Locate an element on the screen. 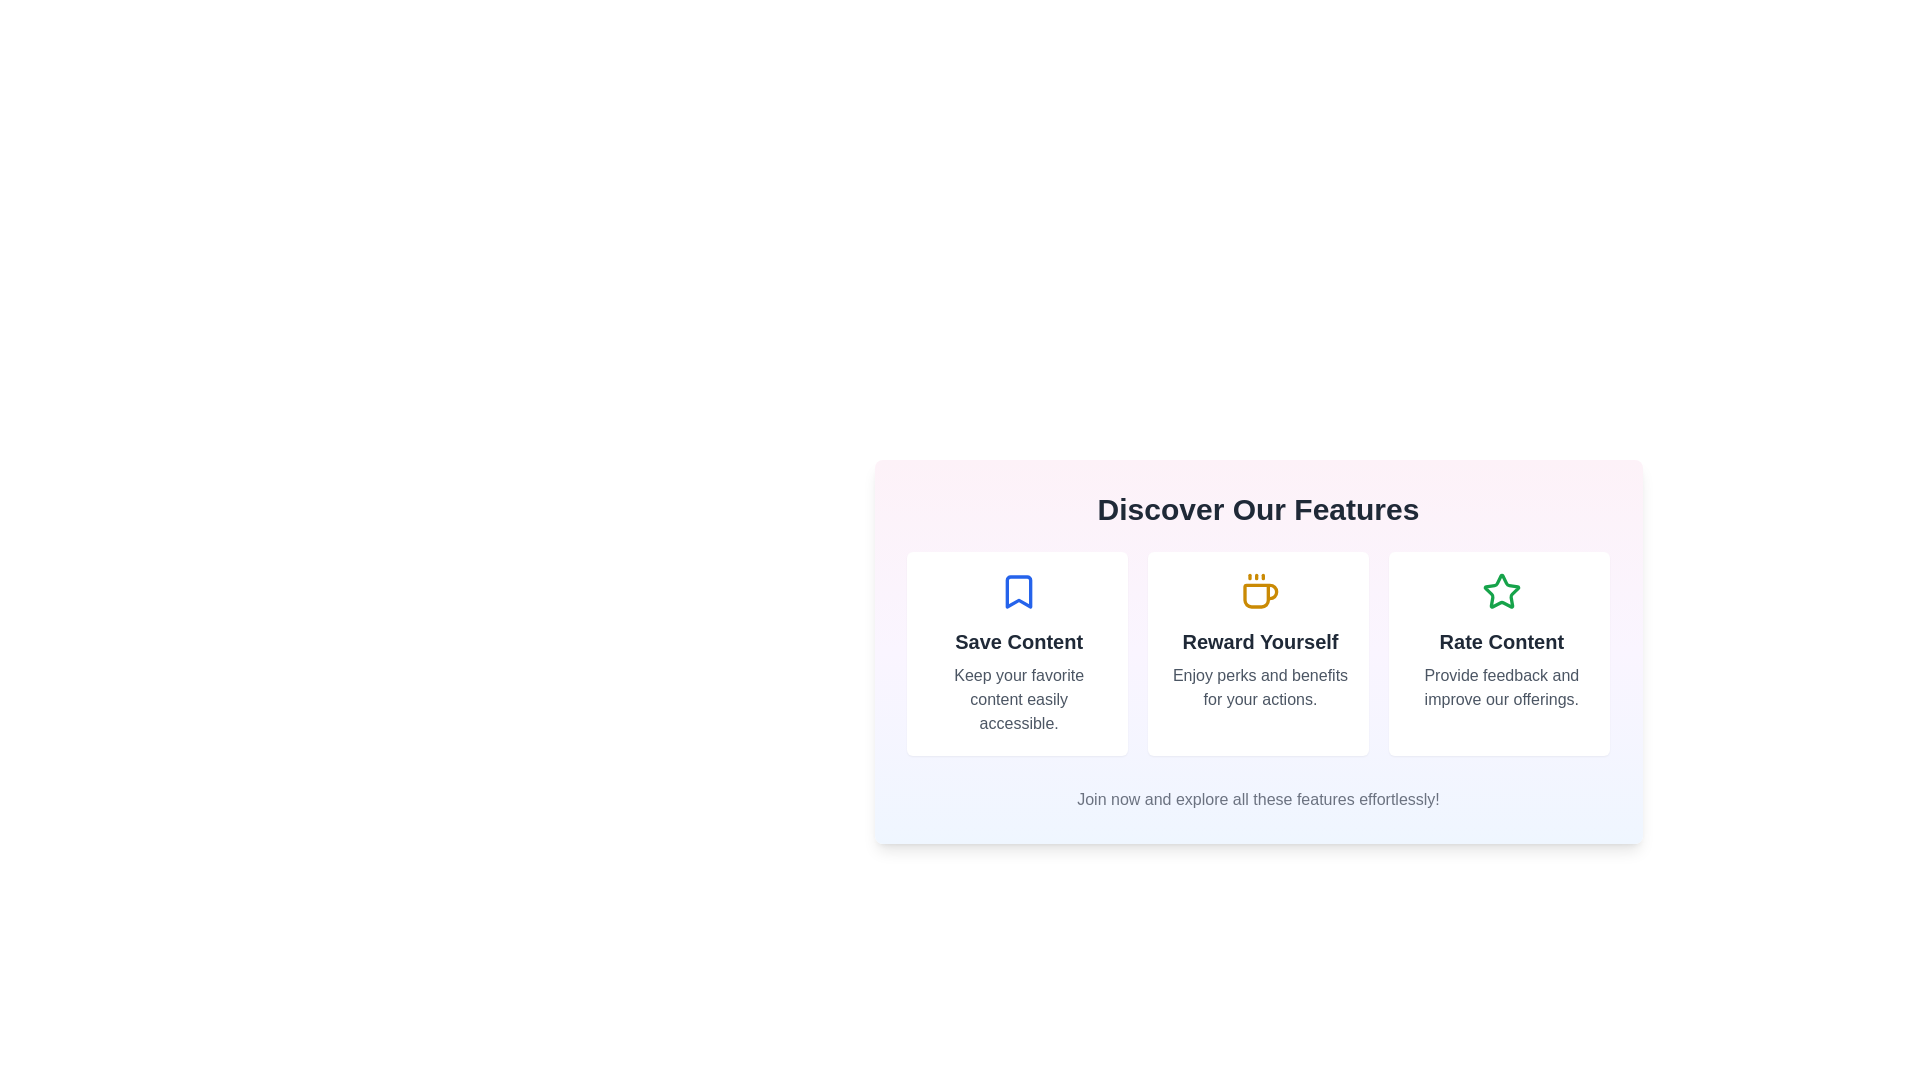 This screenshot has height=1080, width=1920. the interactive card located at the rightmost position within the three-column grid under the heading 'Discover Our Features' is located at coordinates (1499, 654).